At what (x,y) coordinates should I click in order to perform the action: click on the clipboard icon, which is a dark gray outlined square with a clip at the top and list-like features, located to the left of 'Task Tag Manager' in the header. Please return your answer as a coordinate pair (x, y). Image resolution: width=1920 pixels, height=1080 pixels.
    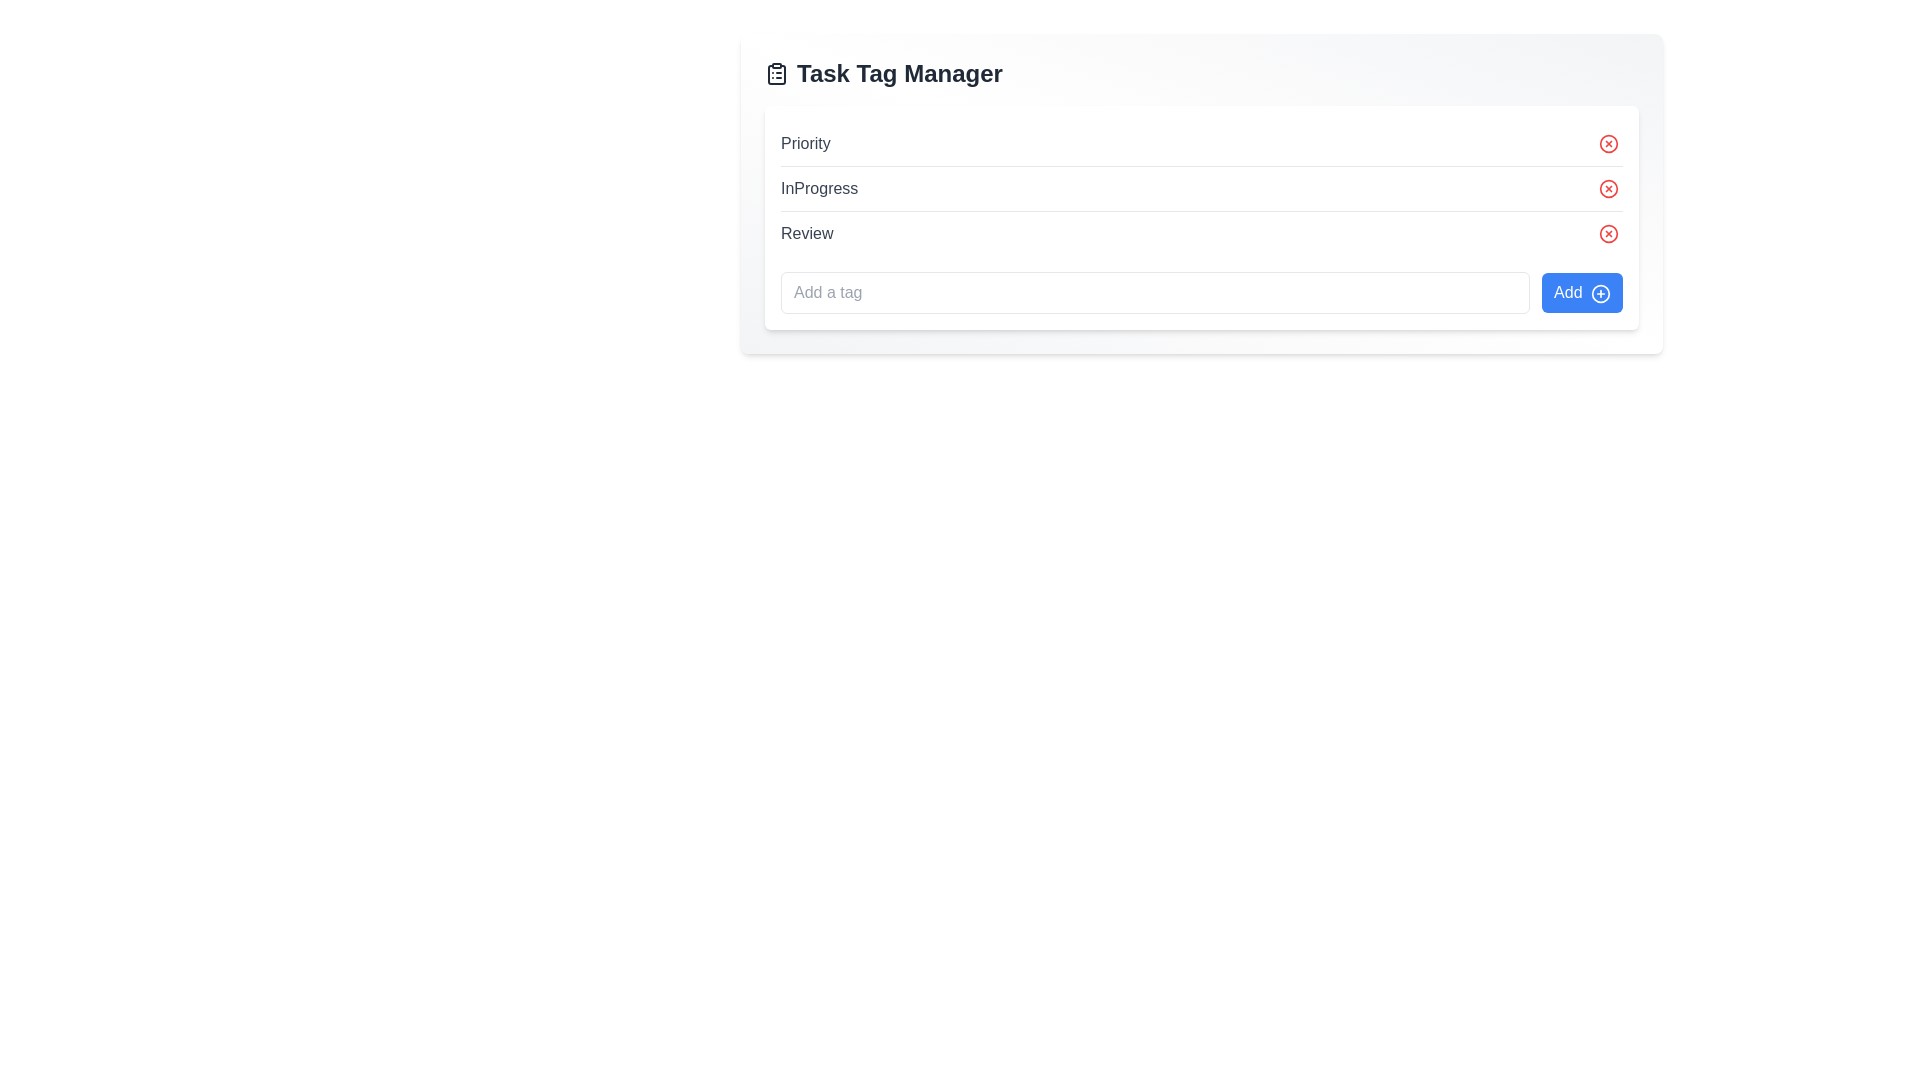
    Looking at the image, I should click on (776, 72).